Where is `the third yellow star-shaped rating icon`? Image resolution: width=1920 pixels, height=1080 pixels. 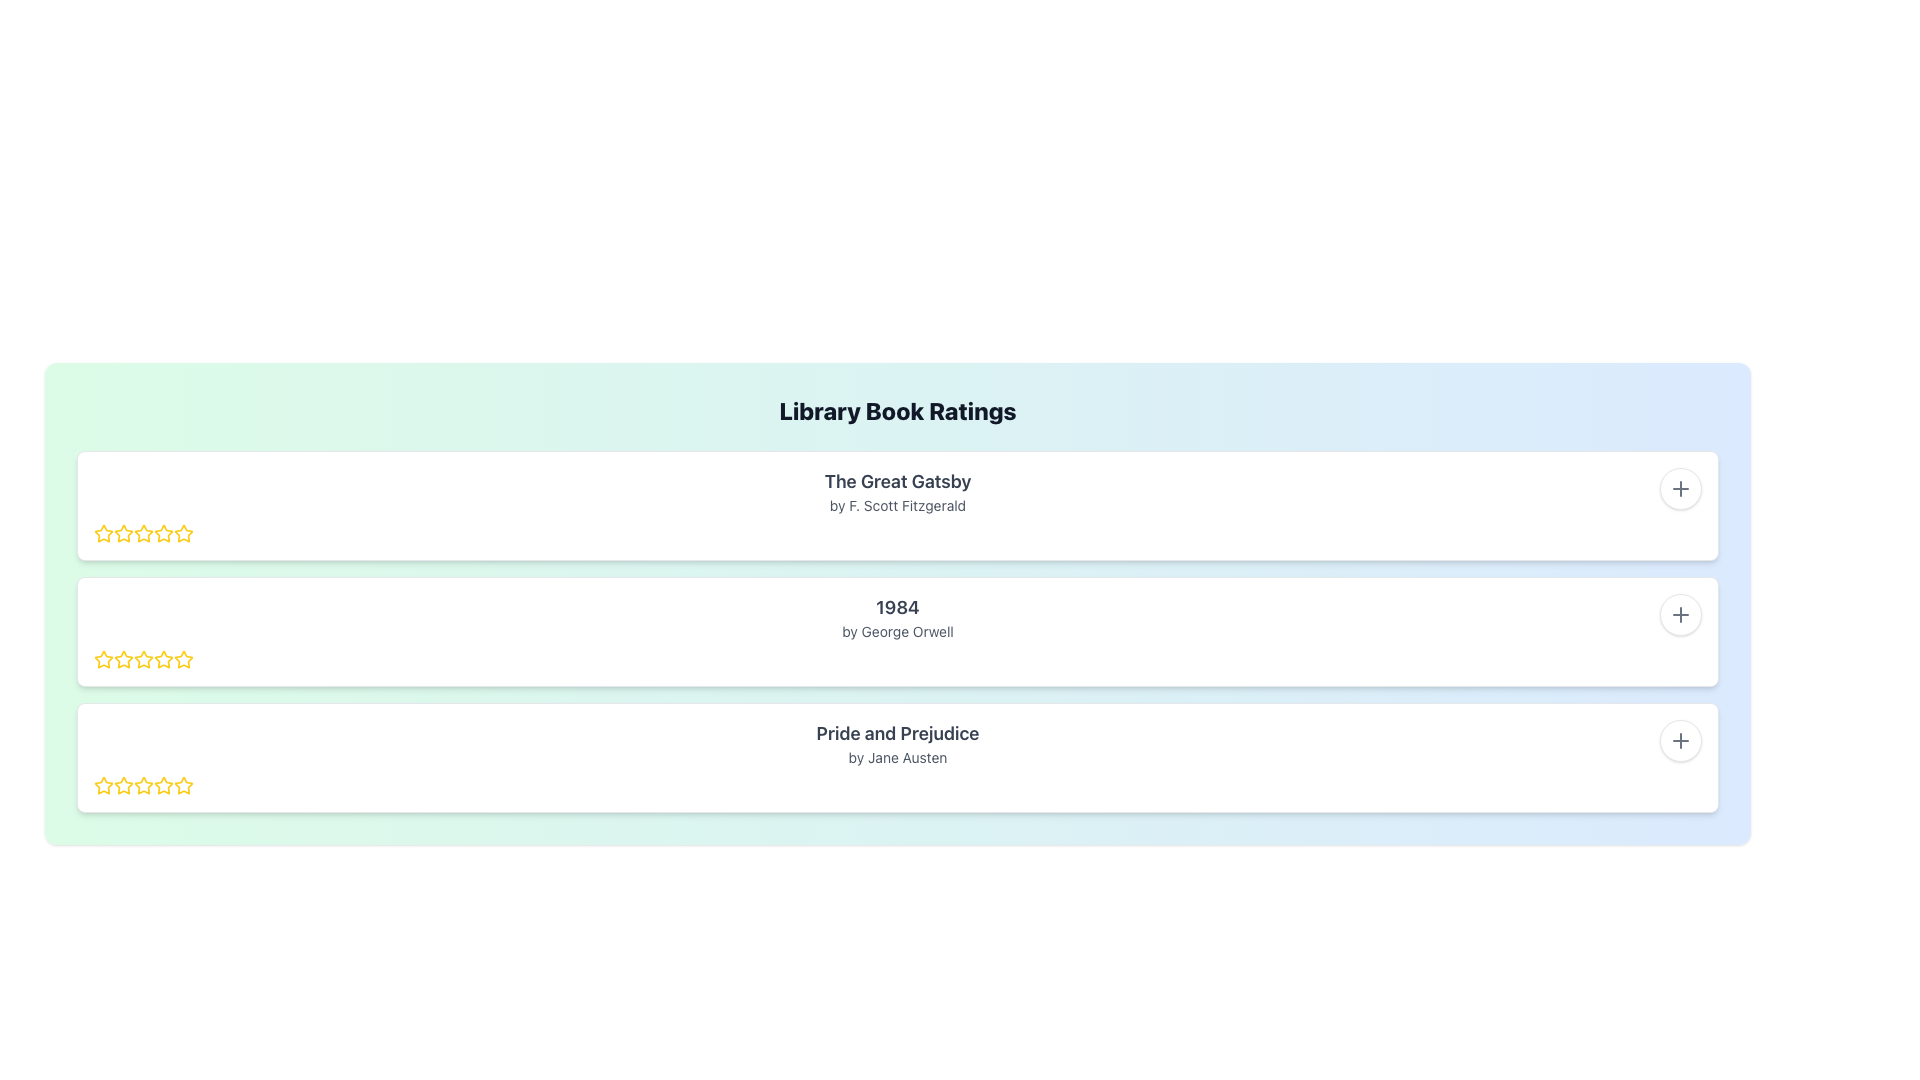
the third yellow star-shaped rating icon is located at coordinates (123, 659).